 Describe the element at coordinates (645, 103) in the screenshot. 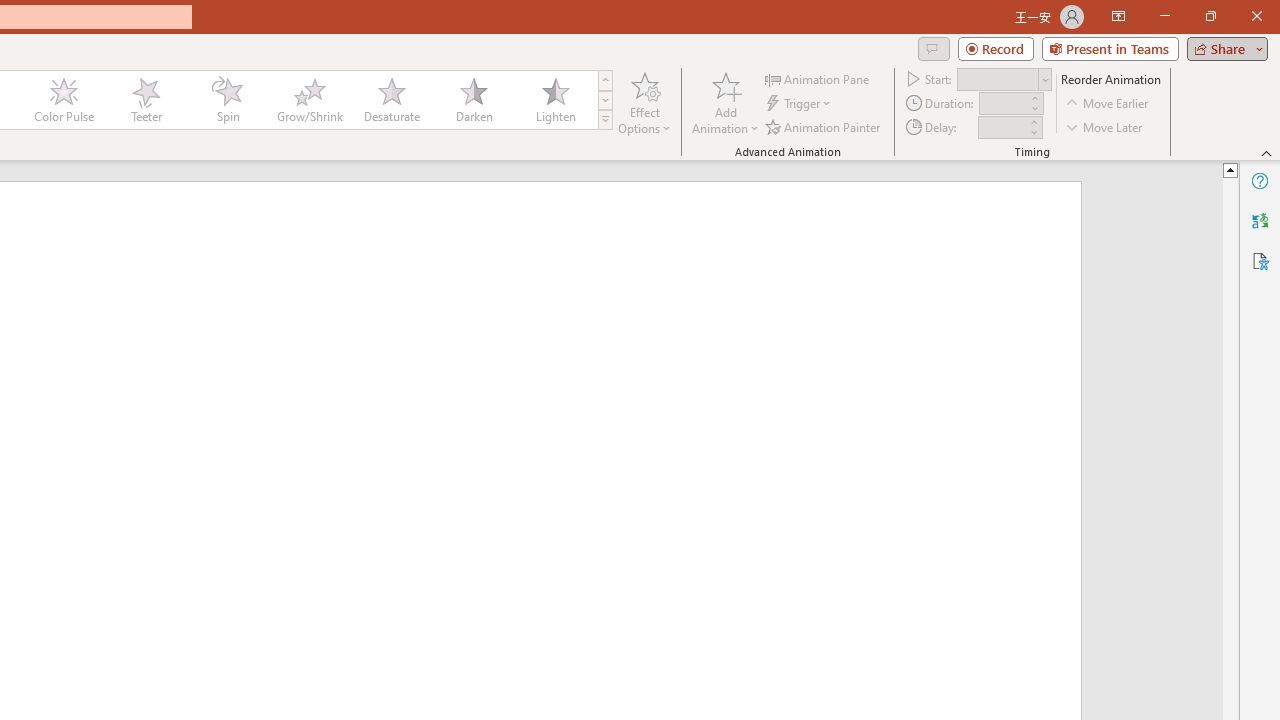

I see `'Effect Options'` at that location.